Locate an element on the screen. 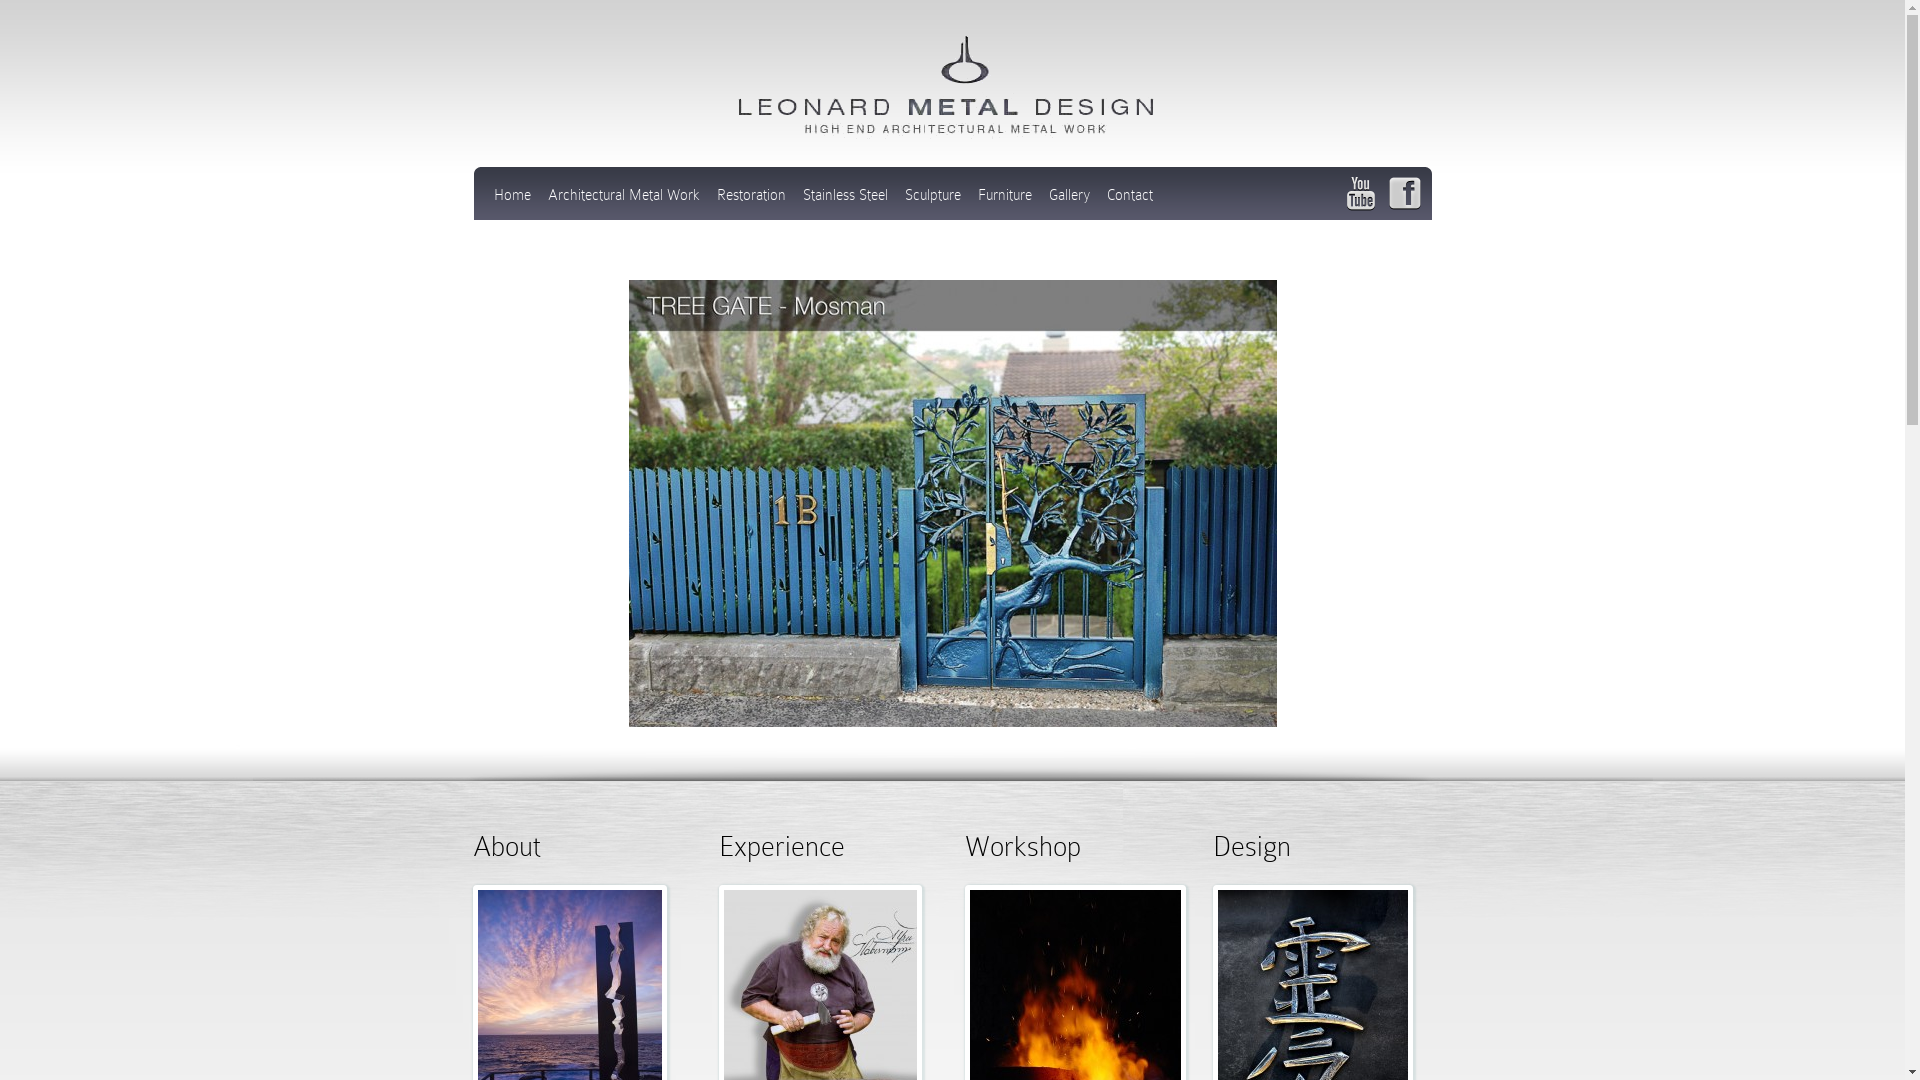  'Contact' is located at coordinates (1104, 201).